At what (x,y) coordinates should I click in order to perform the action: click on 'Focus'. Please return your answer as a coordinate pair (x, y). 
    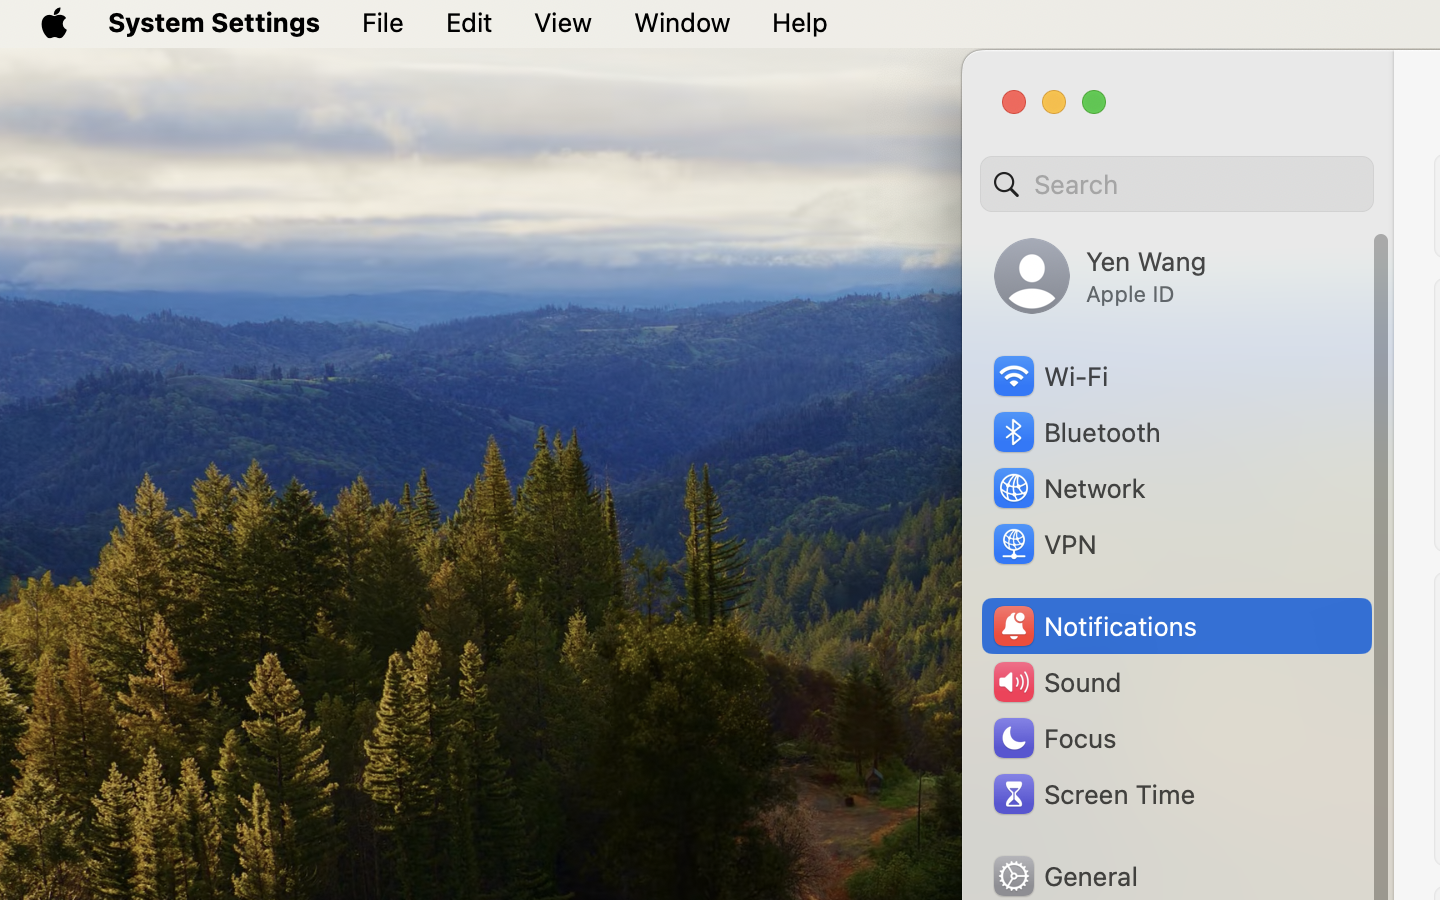
    Looking at the image, I should click on (1052, 737).